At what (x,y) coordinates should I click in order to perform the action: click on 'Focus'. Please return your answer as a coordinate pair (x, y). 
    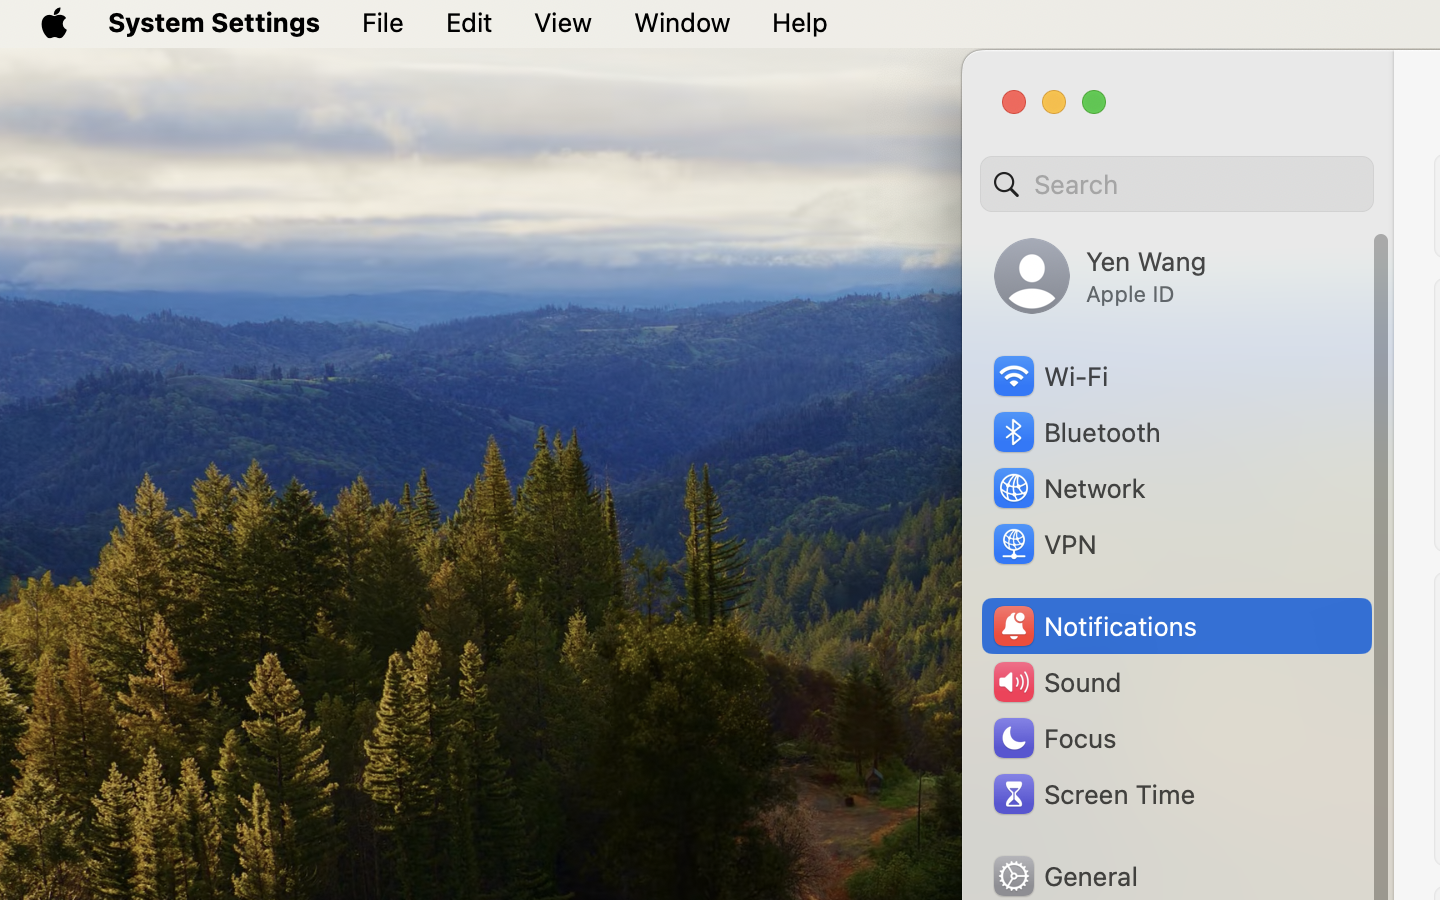
    Looking at the image, I should click on (1052, 737).